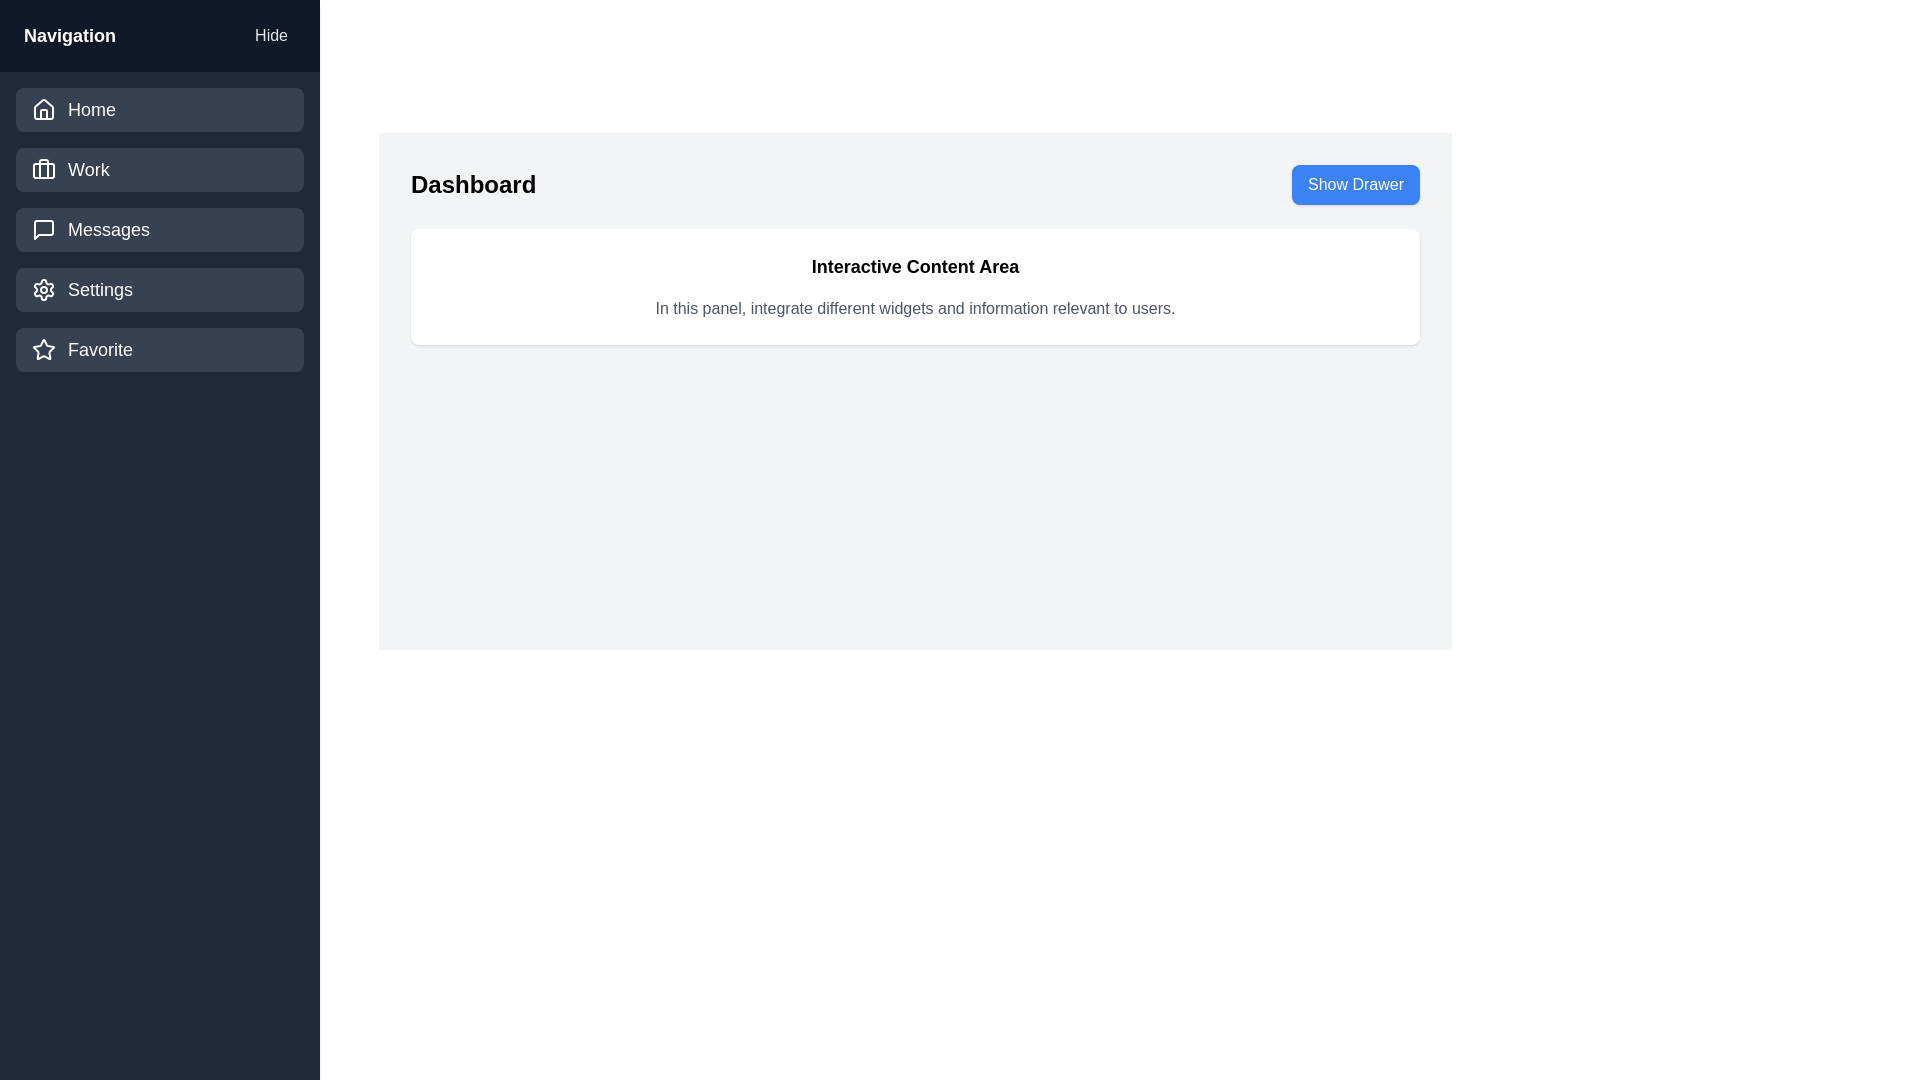 This screenshot has height=1080, width=1920. Describe the element at coordinates (158, 168) in the screenshot. I see `the navigation item labeled Work` at that location.